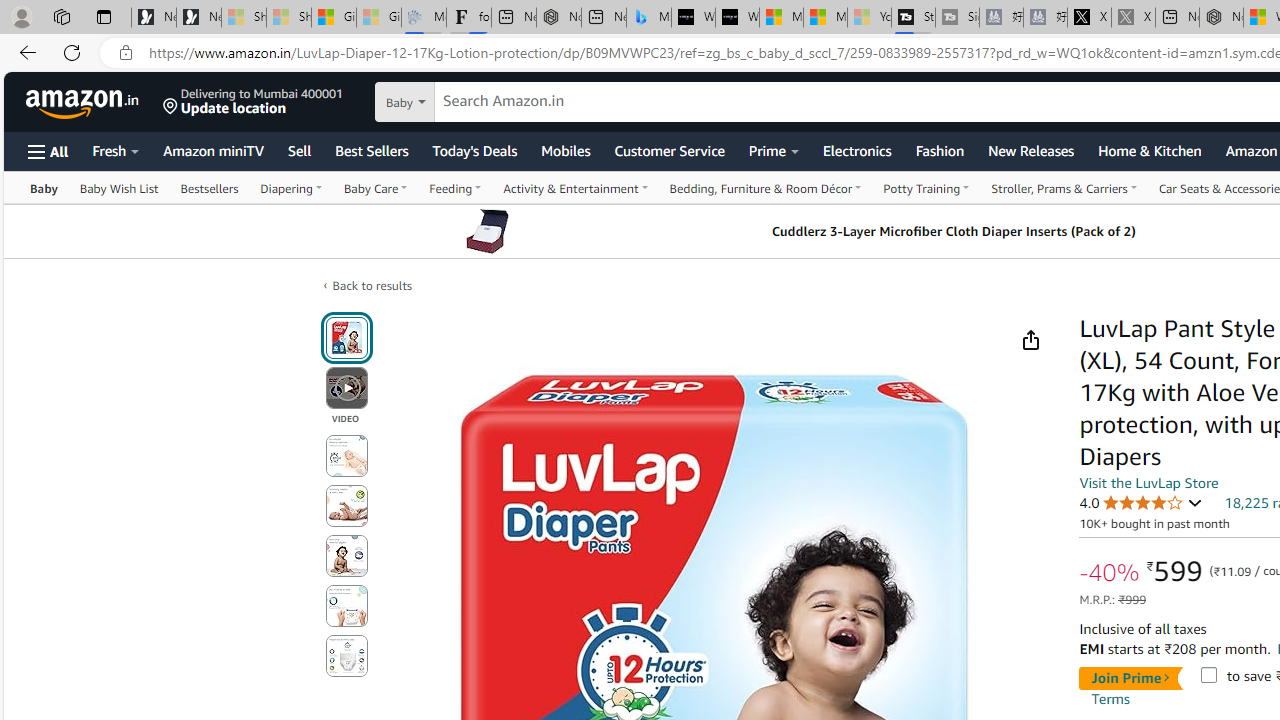  Describe the element at coordinates (199, 17) in the screenshot. I see `'Newsletter Sign Up'` at that location.